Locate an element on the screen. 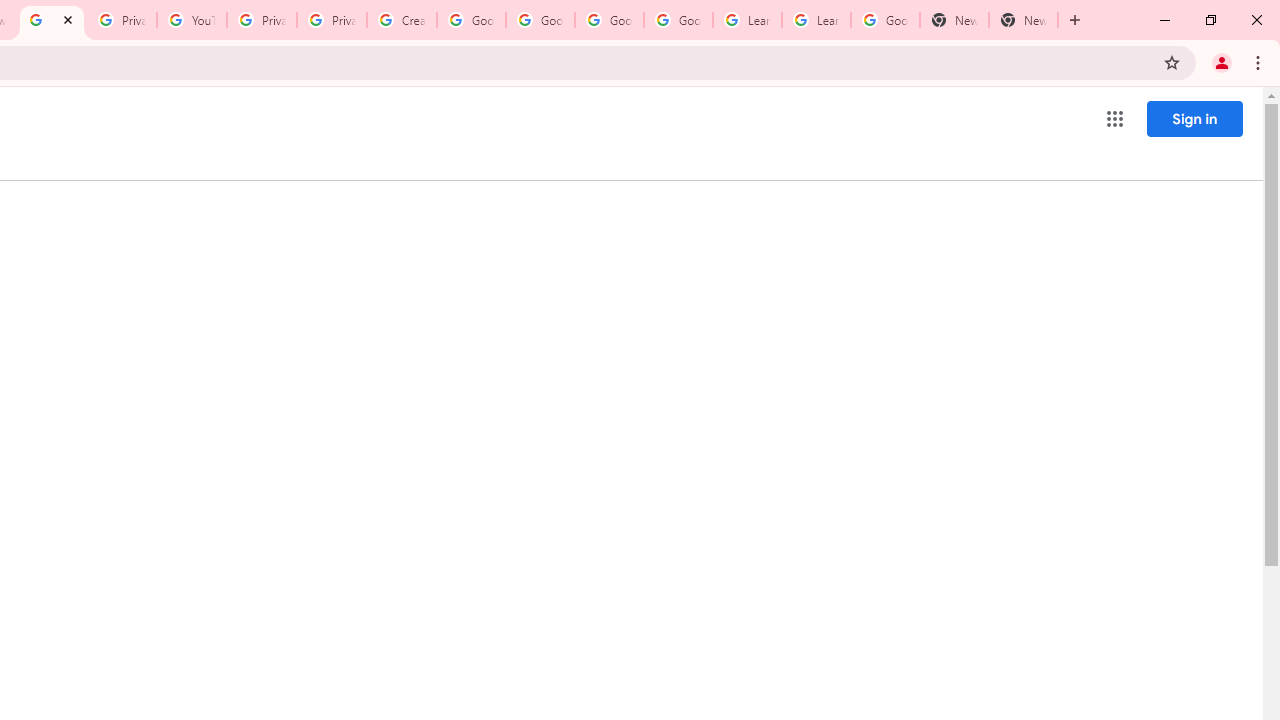 The image size is (1280, 720). 'New Tab' is located at coordinates (953, 20).